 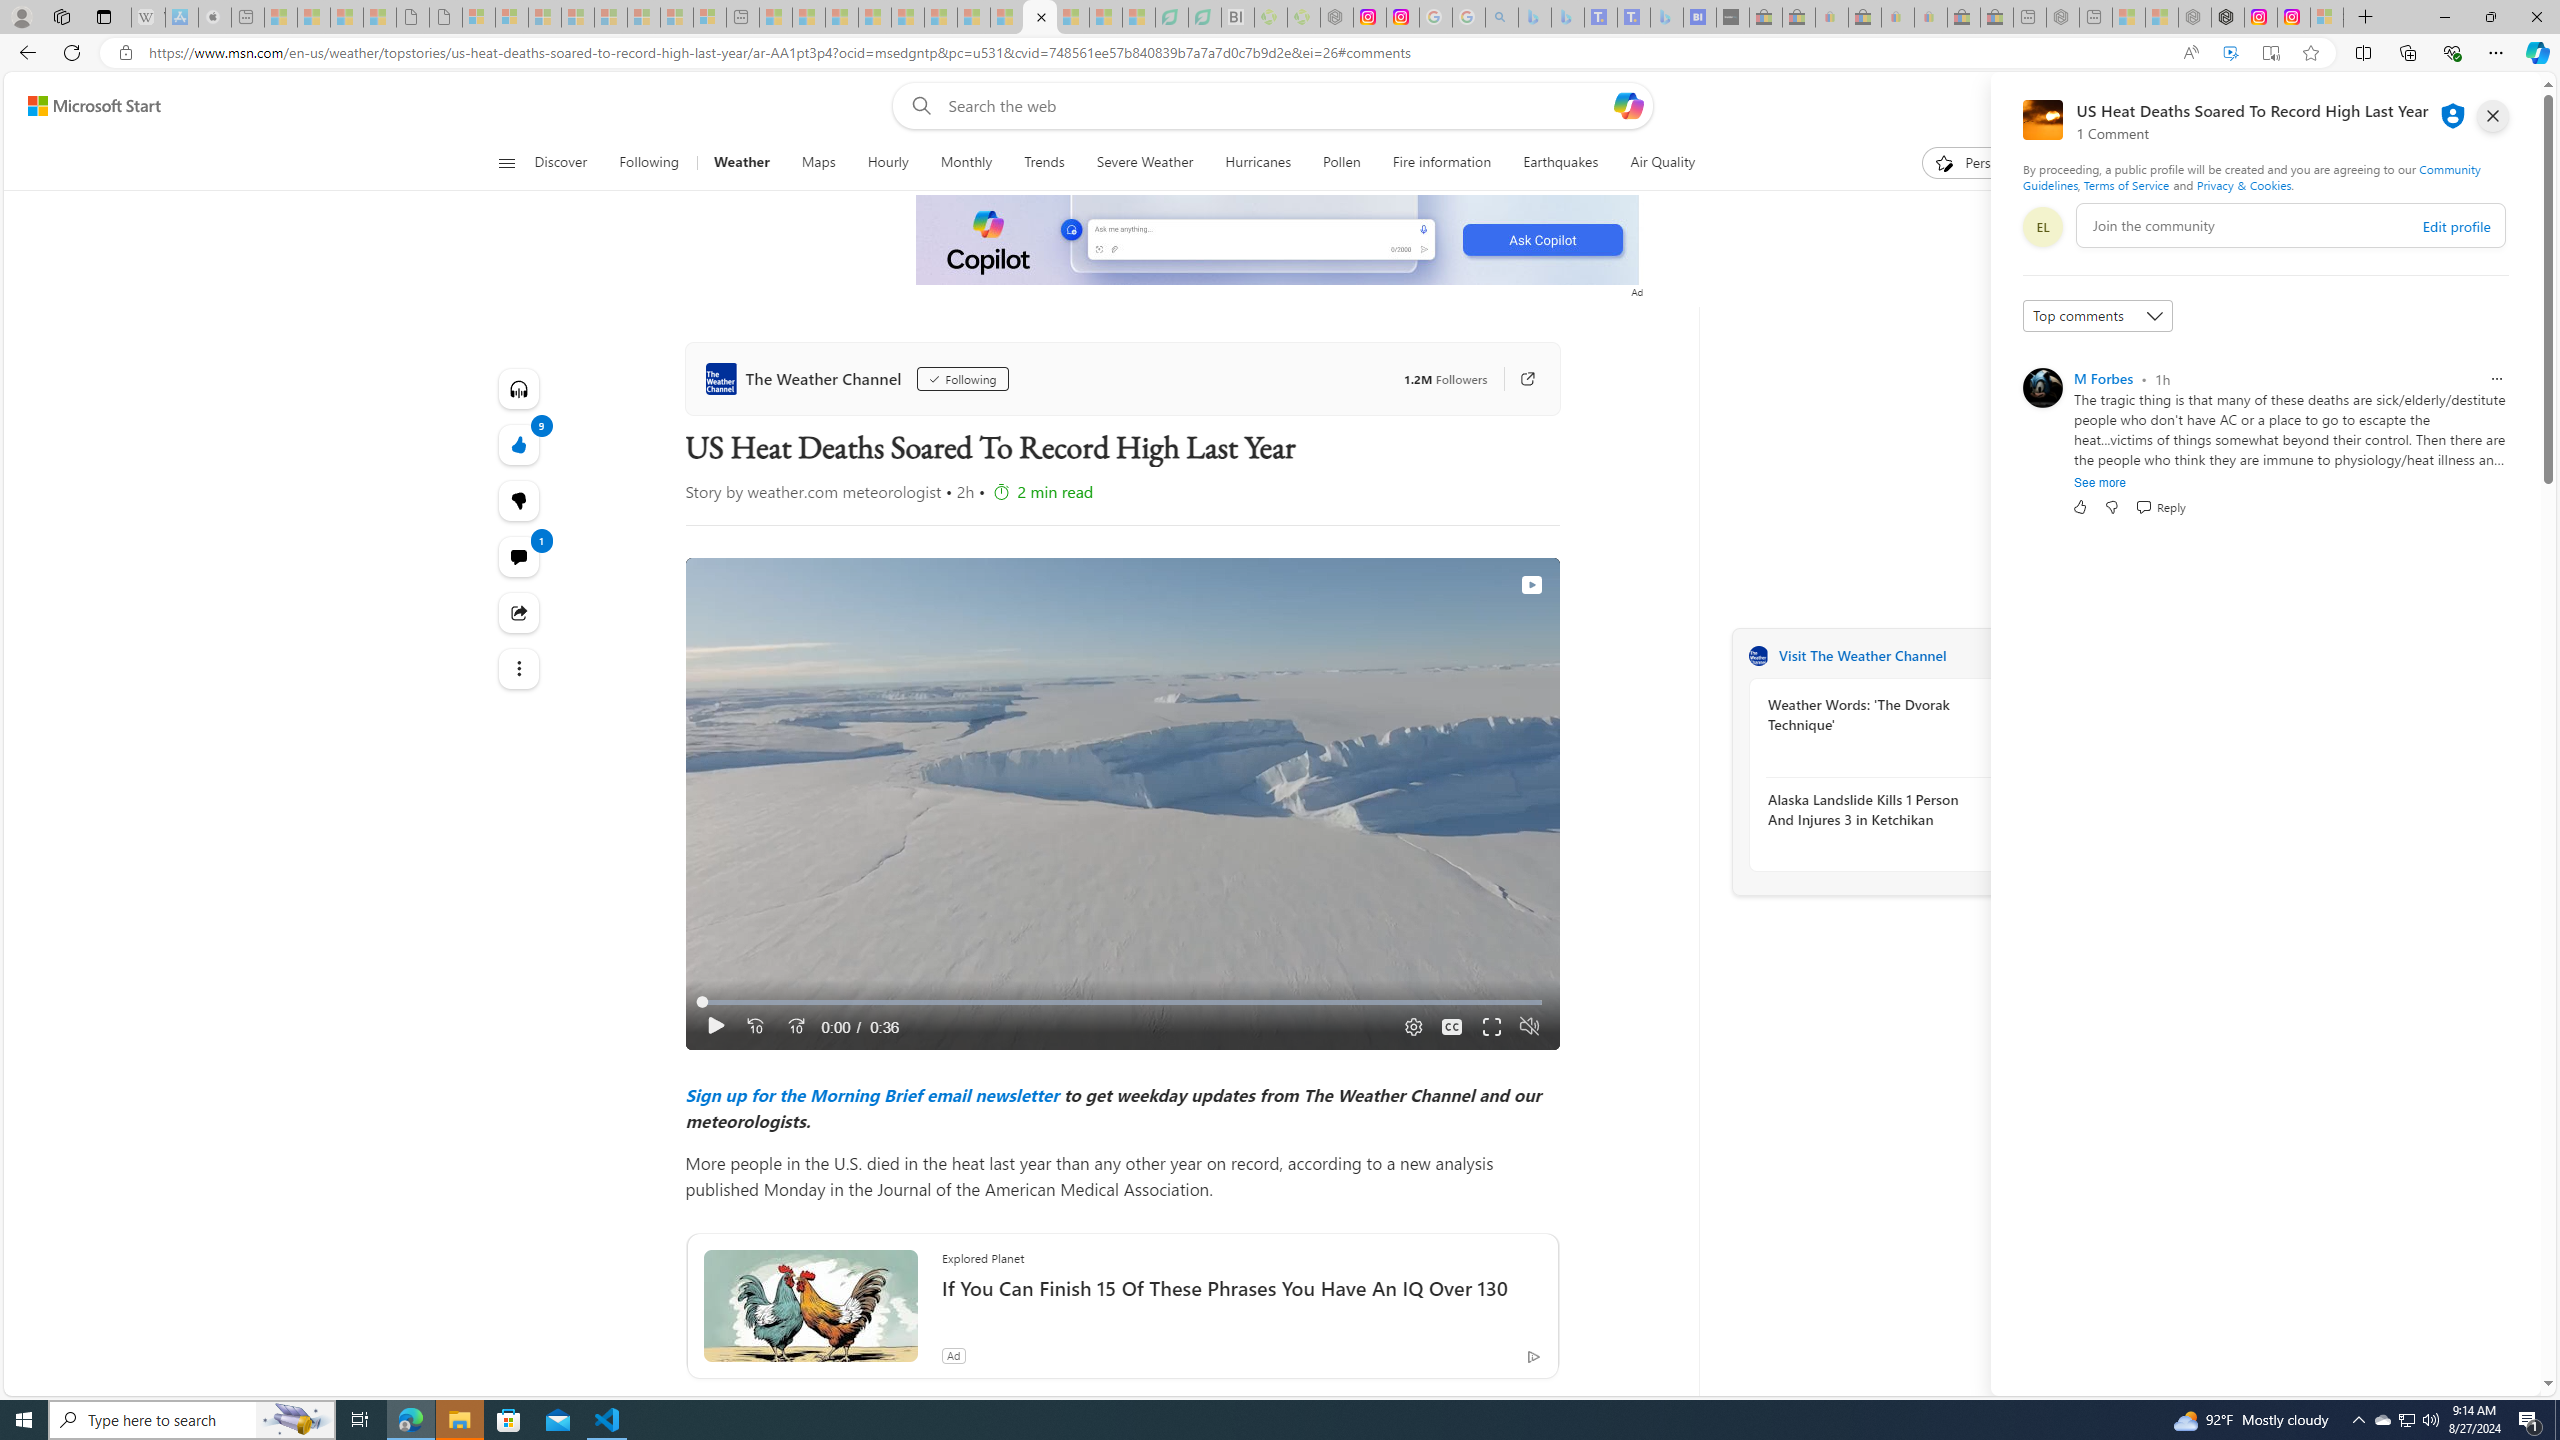 What do you see at coordinates (807, 16) in the screenshot?
I see `'Marine life - MSN - Sleeping'` at bounding box center [807, 16].